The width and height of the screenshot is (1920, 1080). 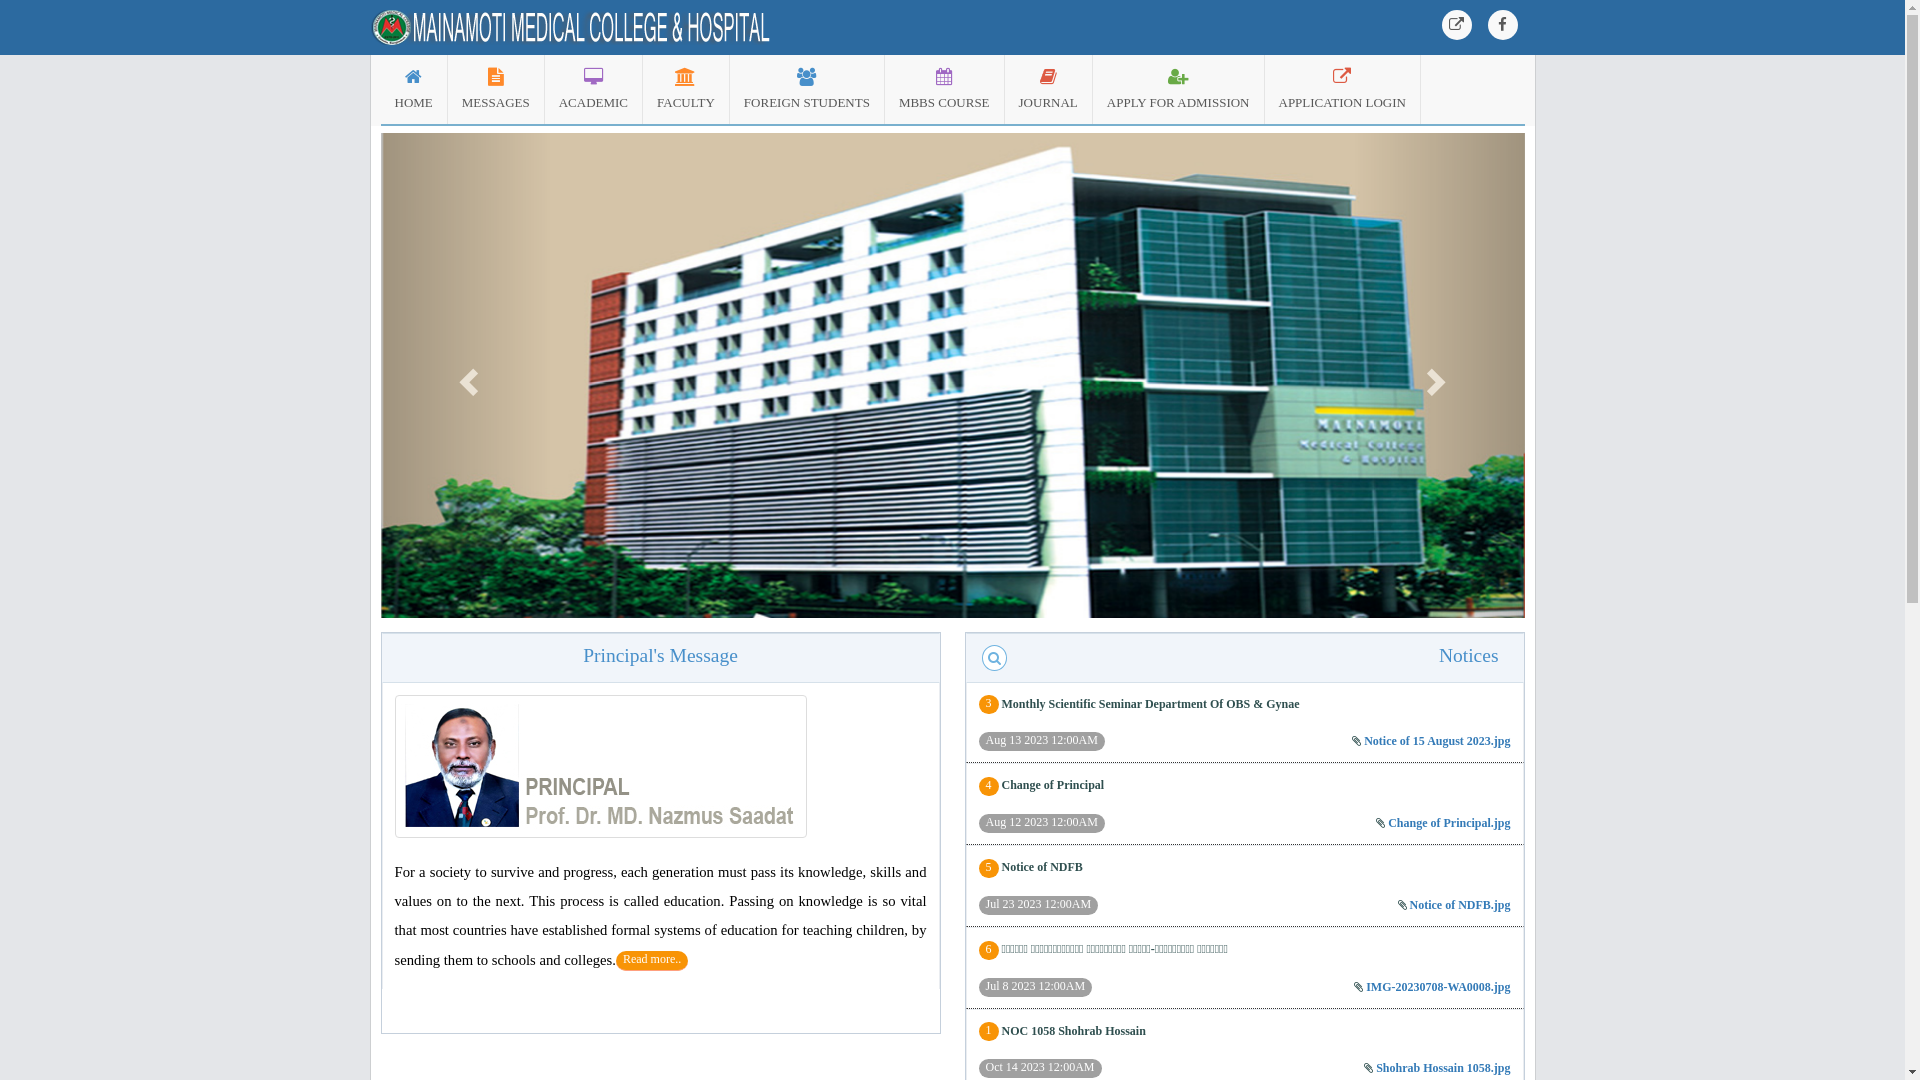 I want to click on 'CHAIRMAN, Meherunnessa Bahar', so click(x=599, y=765).